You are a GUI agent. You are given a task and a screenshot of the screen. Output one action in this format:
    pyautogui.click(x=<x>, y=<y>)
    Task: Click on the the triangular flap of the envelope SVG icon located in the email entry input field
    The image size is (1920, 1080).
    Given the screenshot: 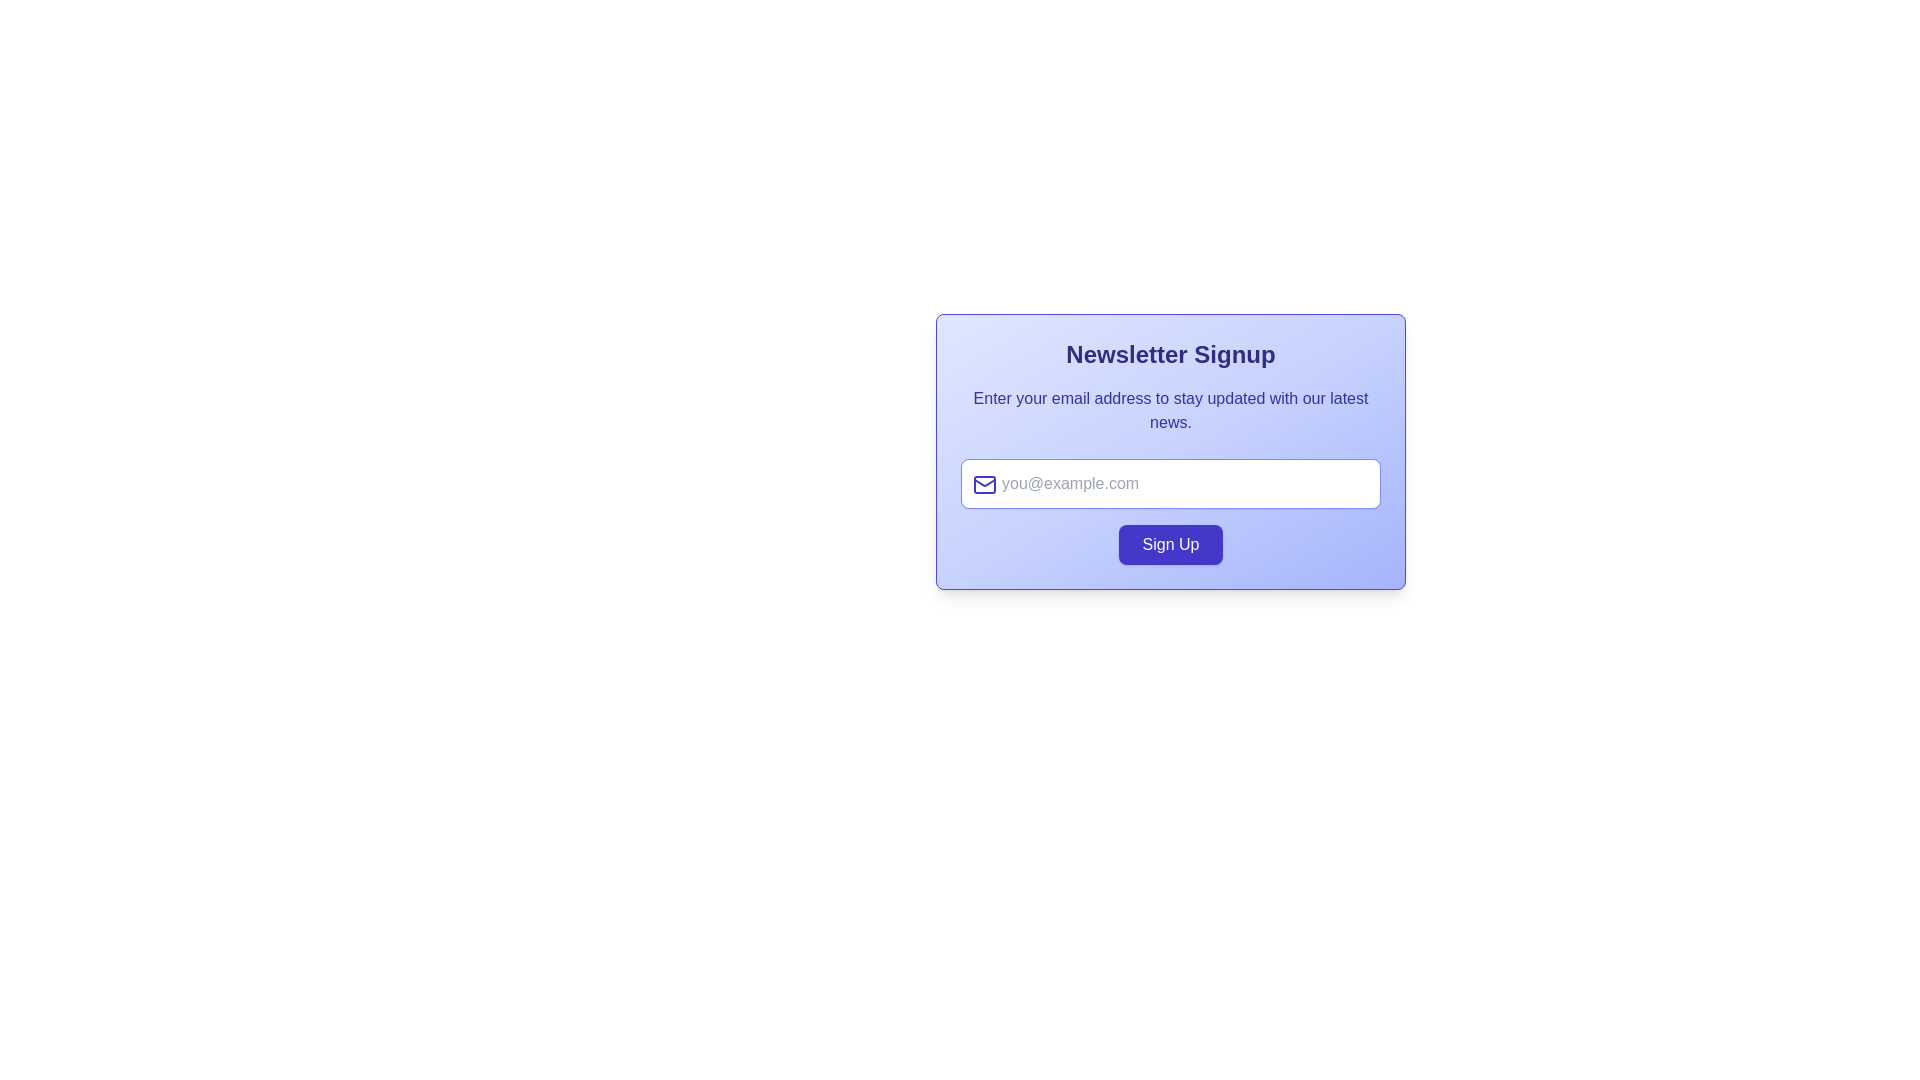 What is the action you would take?
    pyautogui.click(x=984, y=482)
    